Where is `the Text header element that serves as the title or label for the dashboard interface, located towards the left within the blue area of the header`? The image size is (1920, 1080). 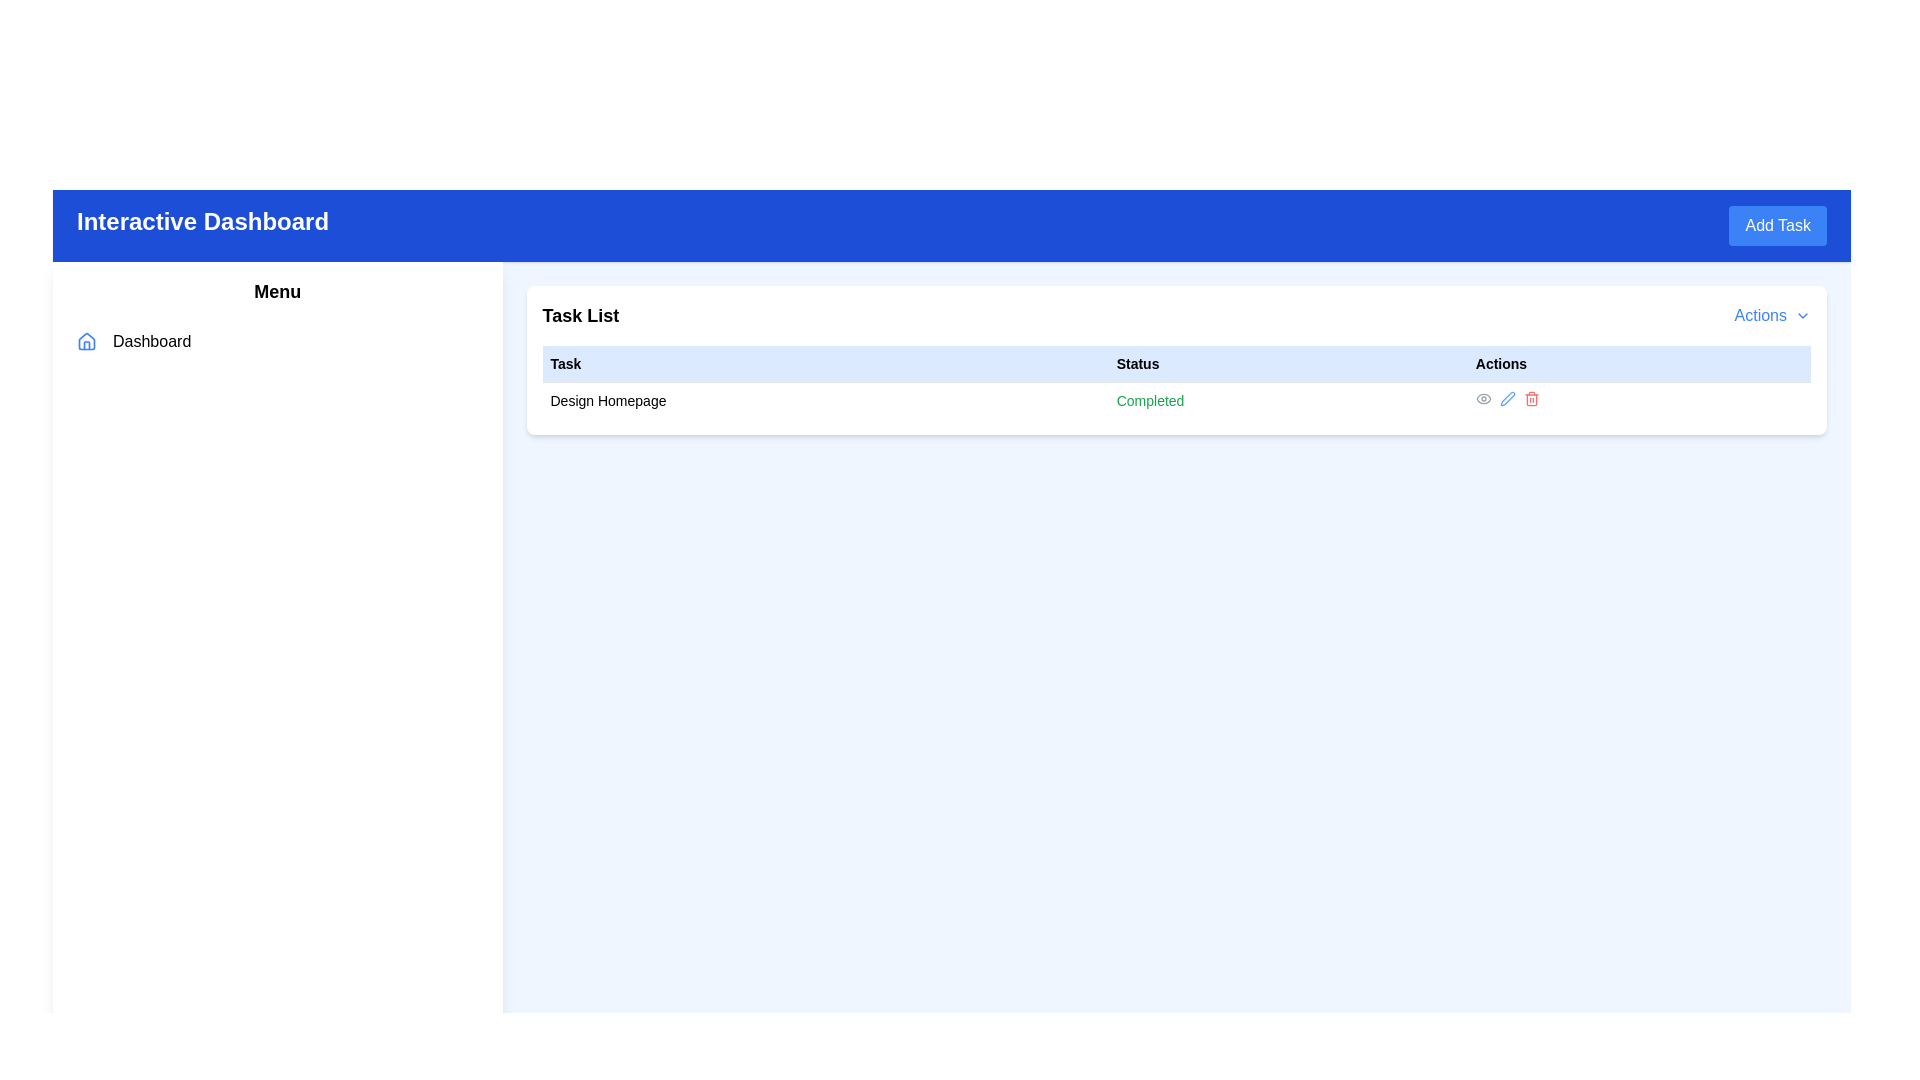 the Text header element that serves as the title or label for the dashboard interface, located towards the left within the blue area of the header is located at coordinates (203, 225).